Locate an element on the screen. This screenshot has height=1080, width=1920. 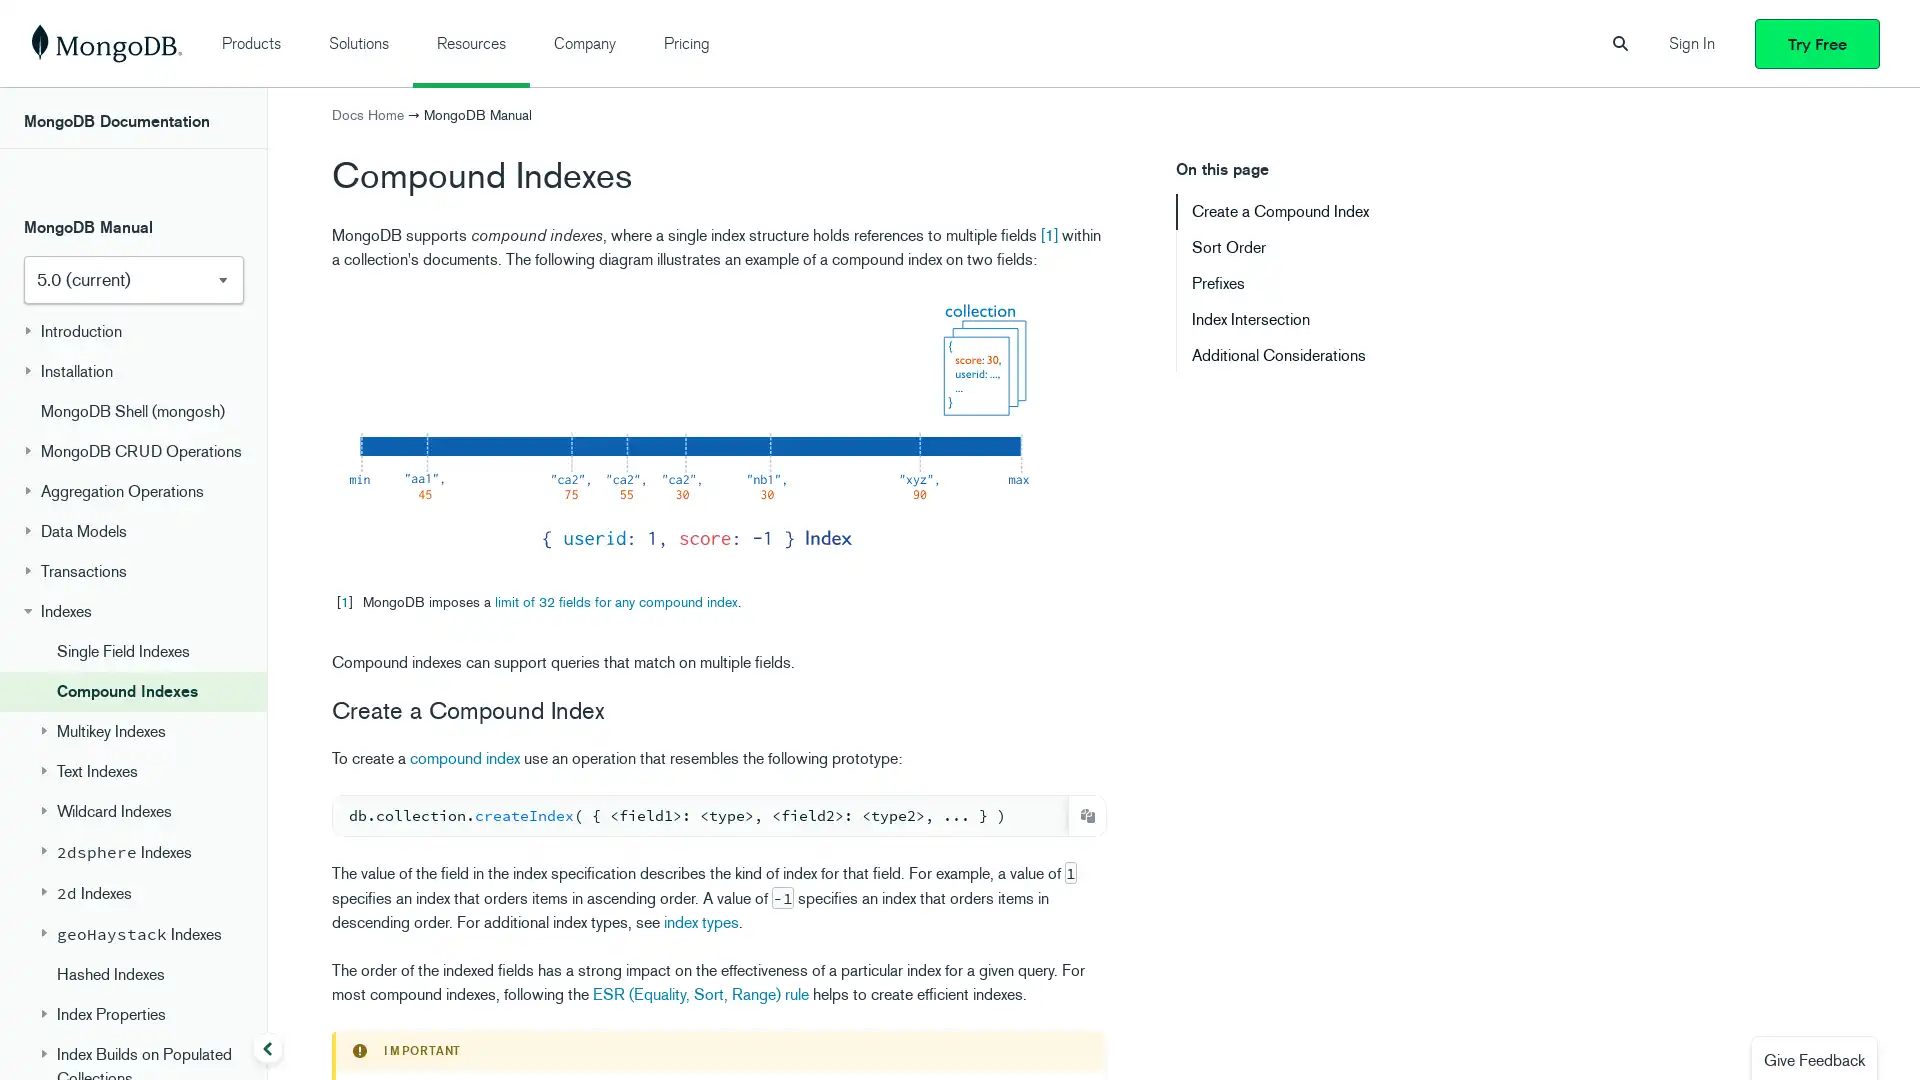
Close is located at coordinates (1886, 1035).